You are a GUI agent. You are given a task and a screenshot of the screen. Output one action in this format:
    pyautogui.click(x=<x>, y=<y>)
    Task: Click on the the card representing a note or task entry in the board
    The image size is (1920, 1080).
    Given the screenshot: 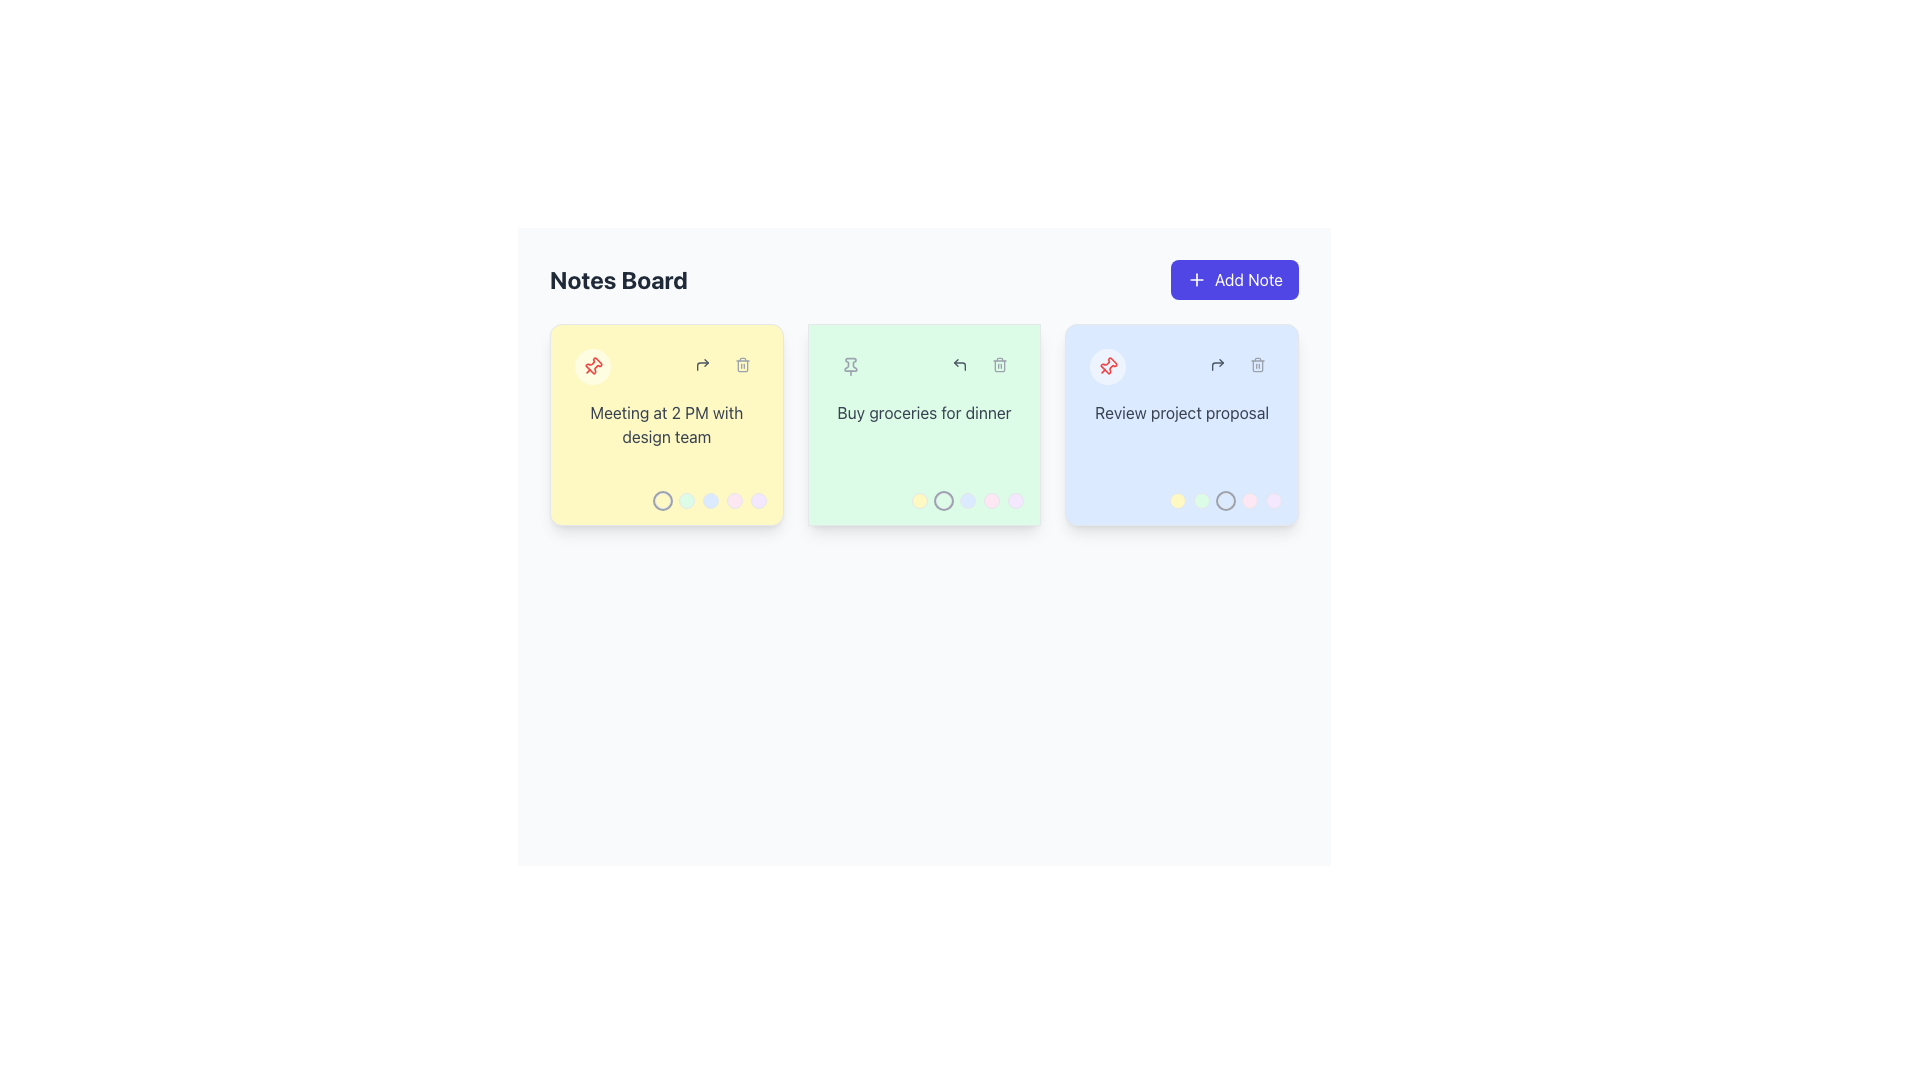 What is the action you would take?
    pyautogui.click(x=1182, y=423)
    